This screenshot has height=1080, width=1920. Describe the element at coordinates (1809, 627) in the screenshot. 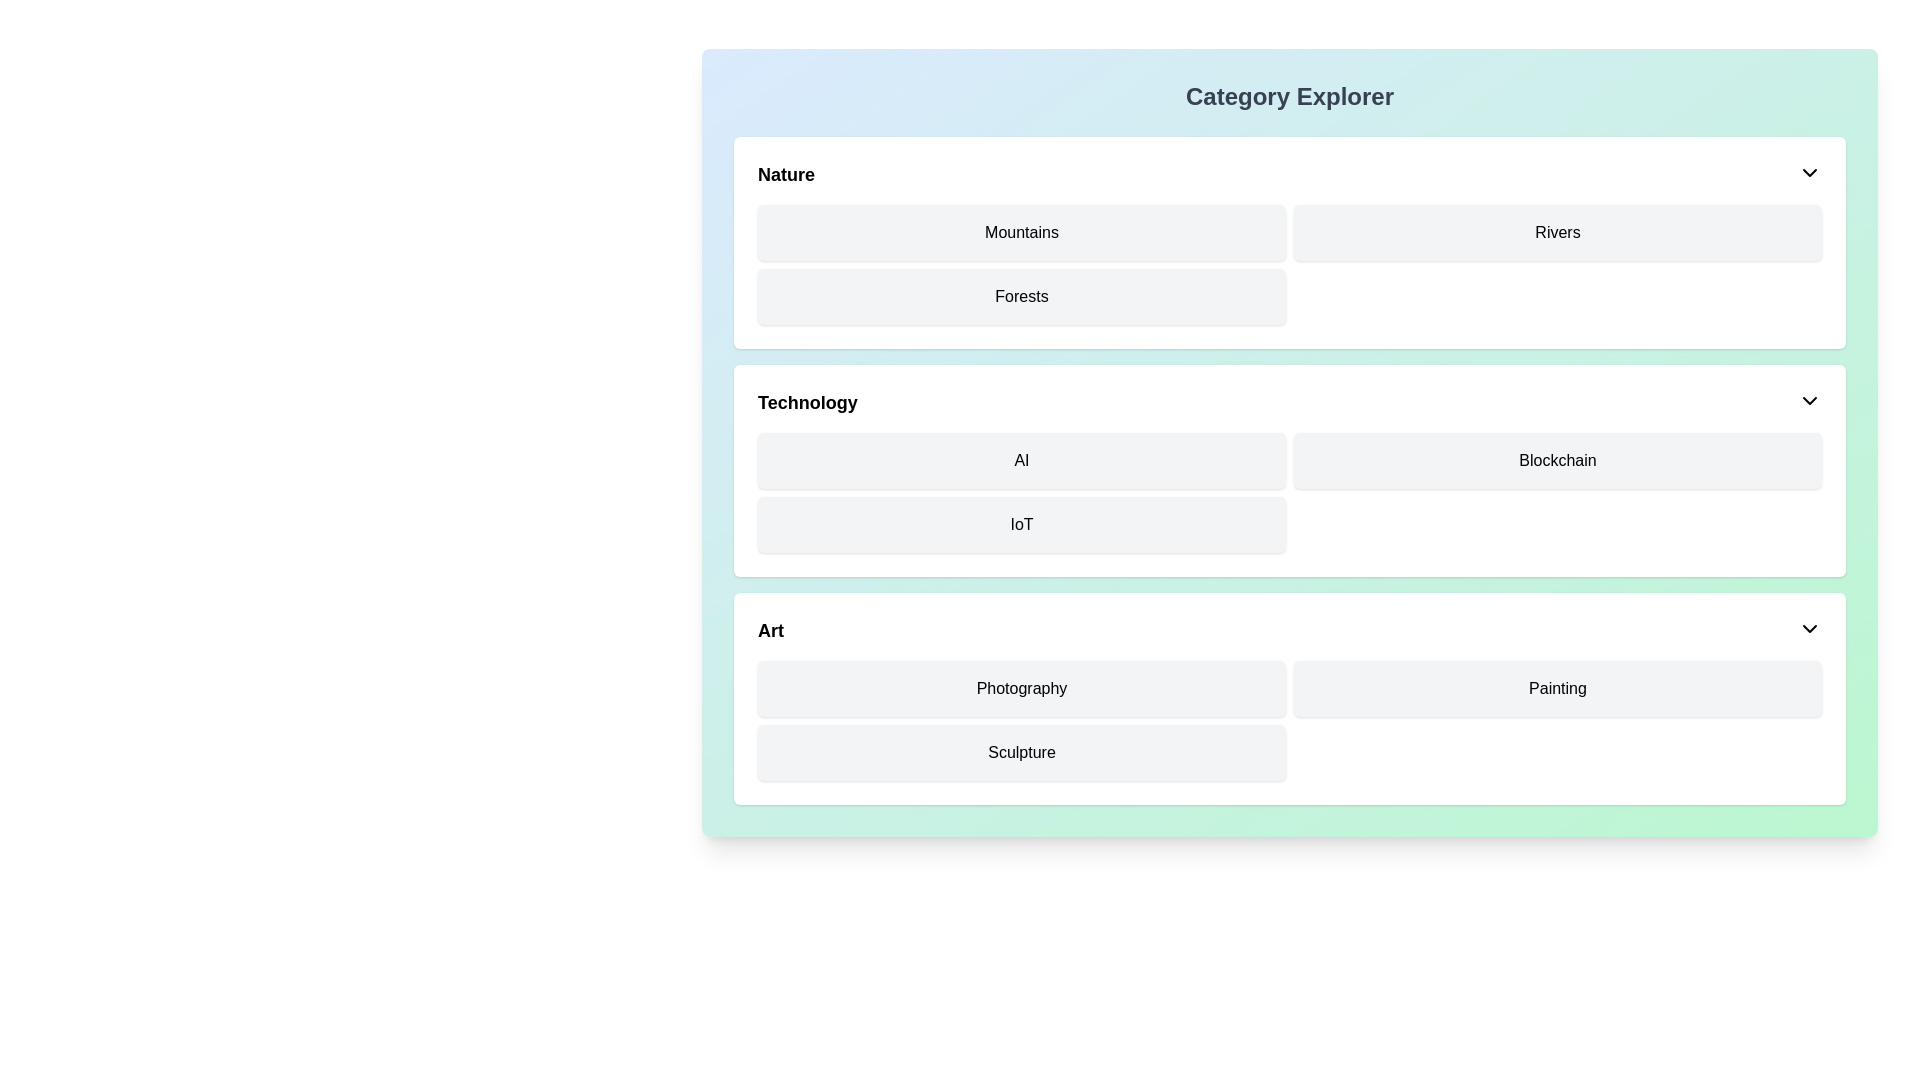

I see `the dropdown toggle icon in the top-right corner of the 'Art' section header` at that location.